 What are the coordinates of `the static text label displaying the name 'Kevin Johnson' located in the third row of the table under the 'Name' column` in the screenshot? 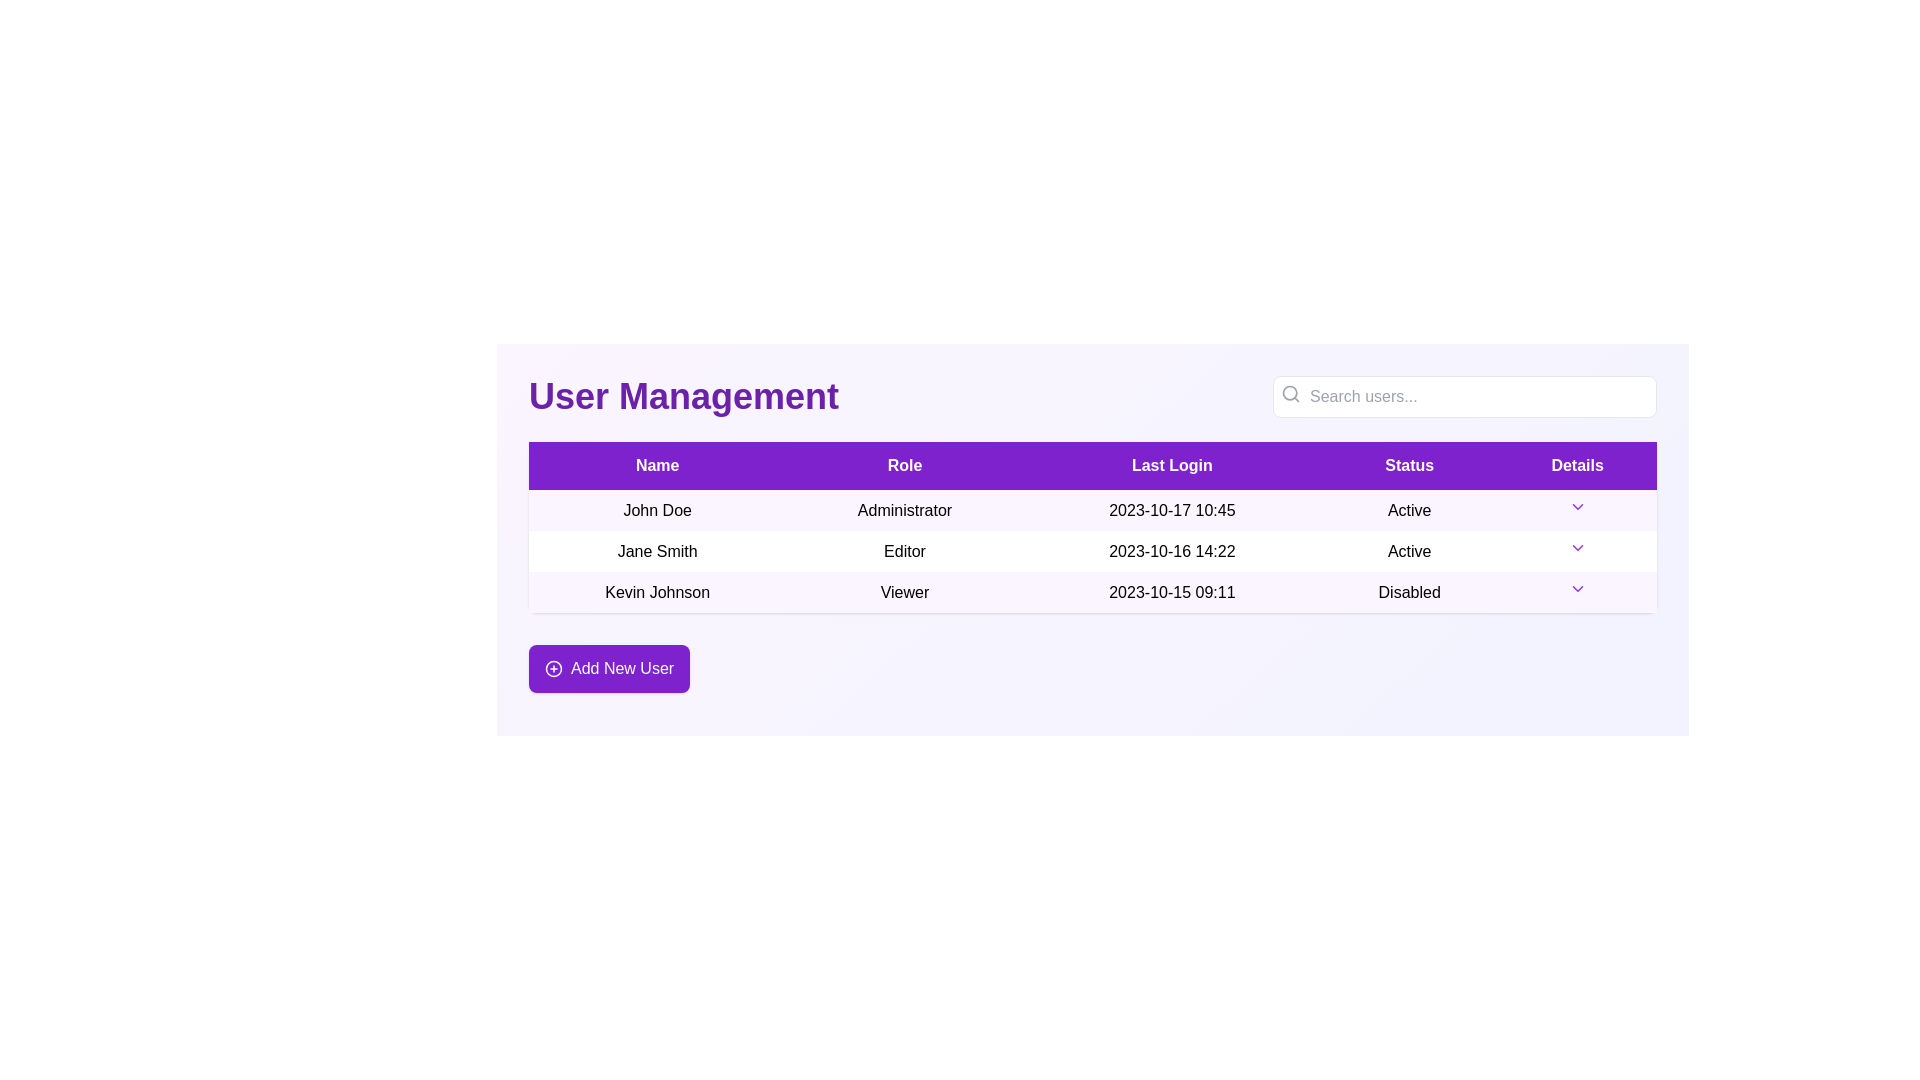 It's located at (657, 591).